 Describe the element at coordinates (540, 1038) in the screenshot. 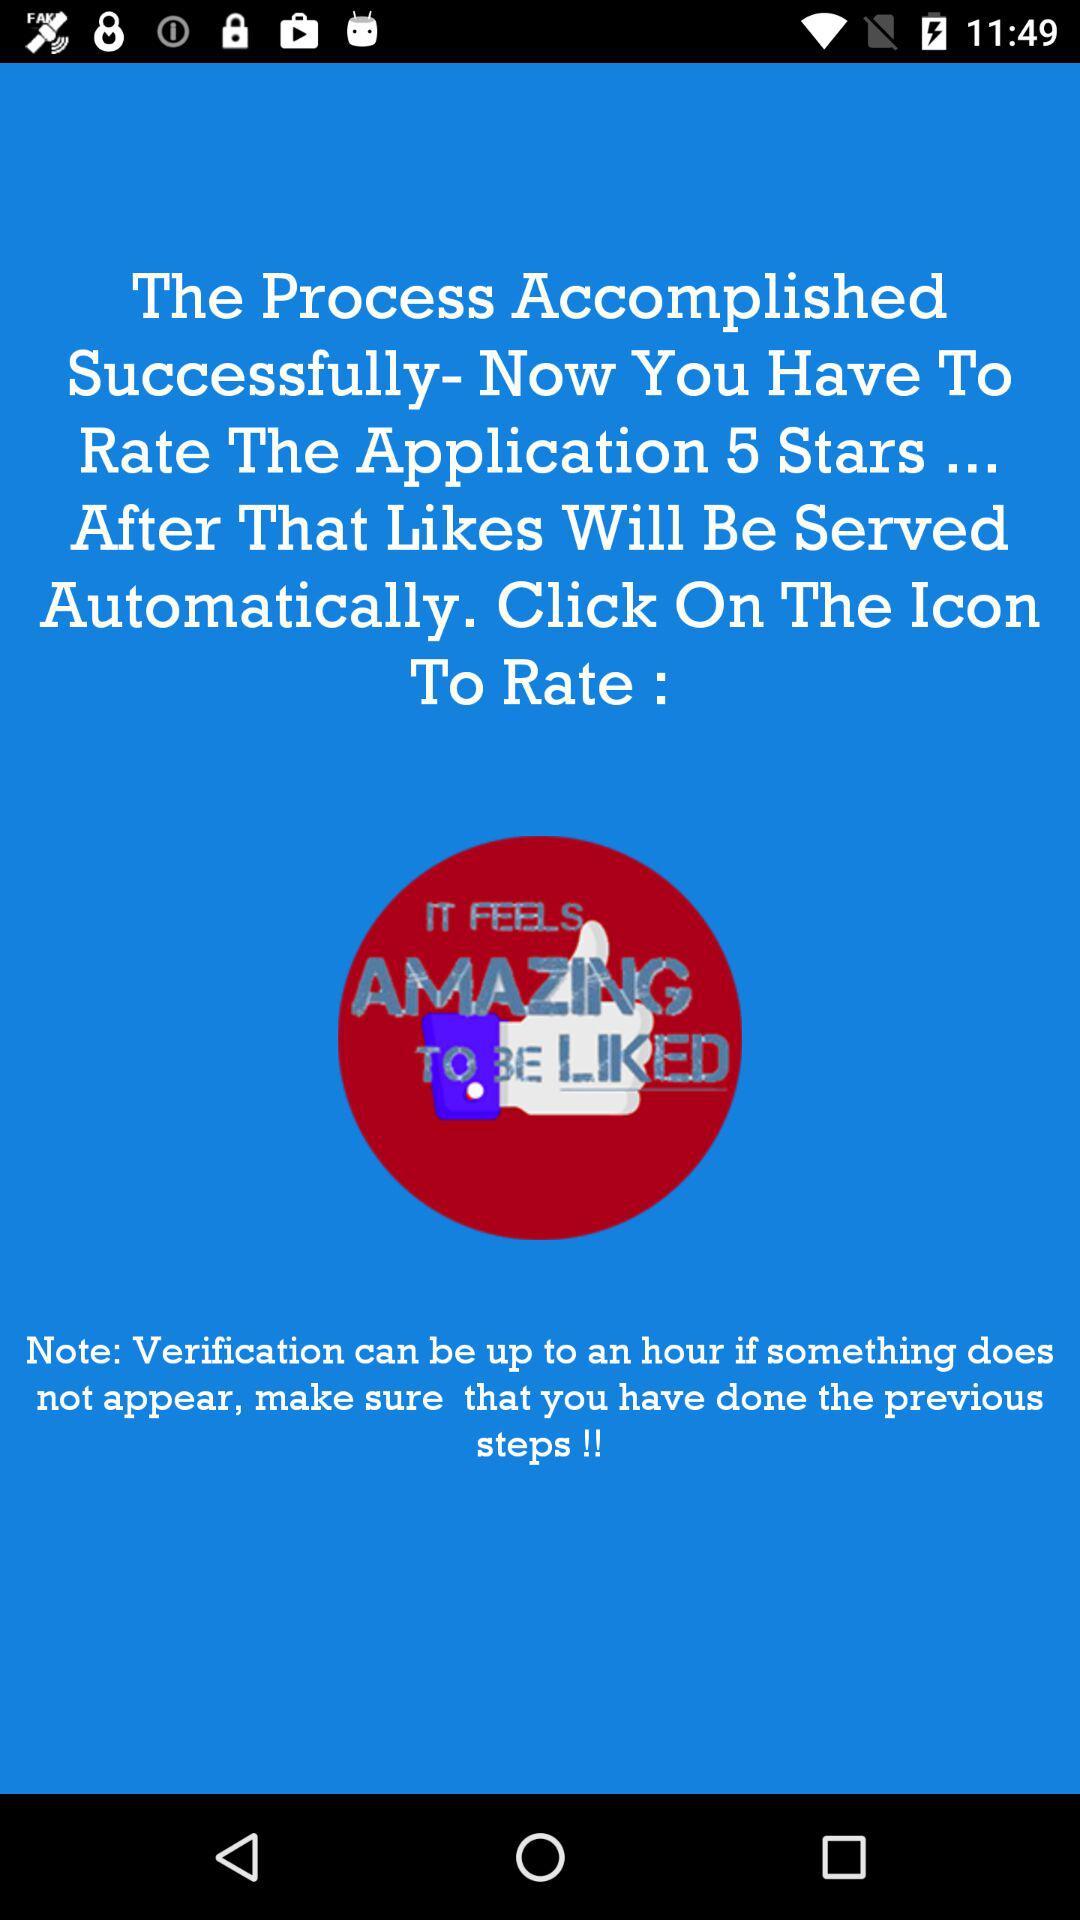

I see `rate icon` at that location.